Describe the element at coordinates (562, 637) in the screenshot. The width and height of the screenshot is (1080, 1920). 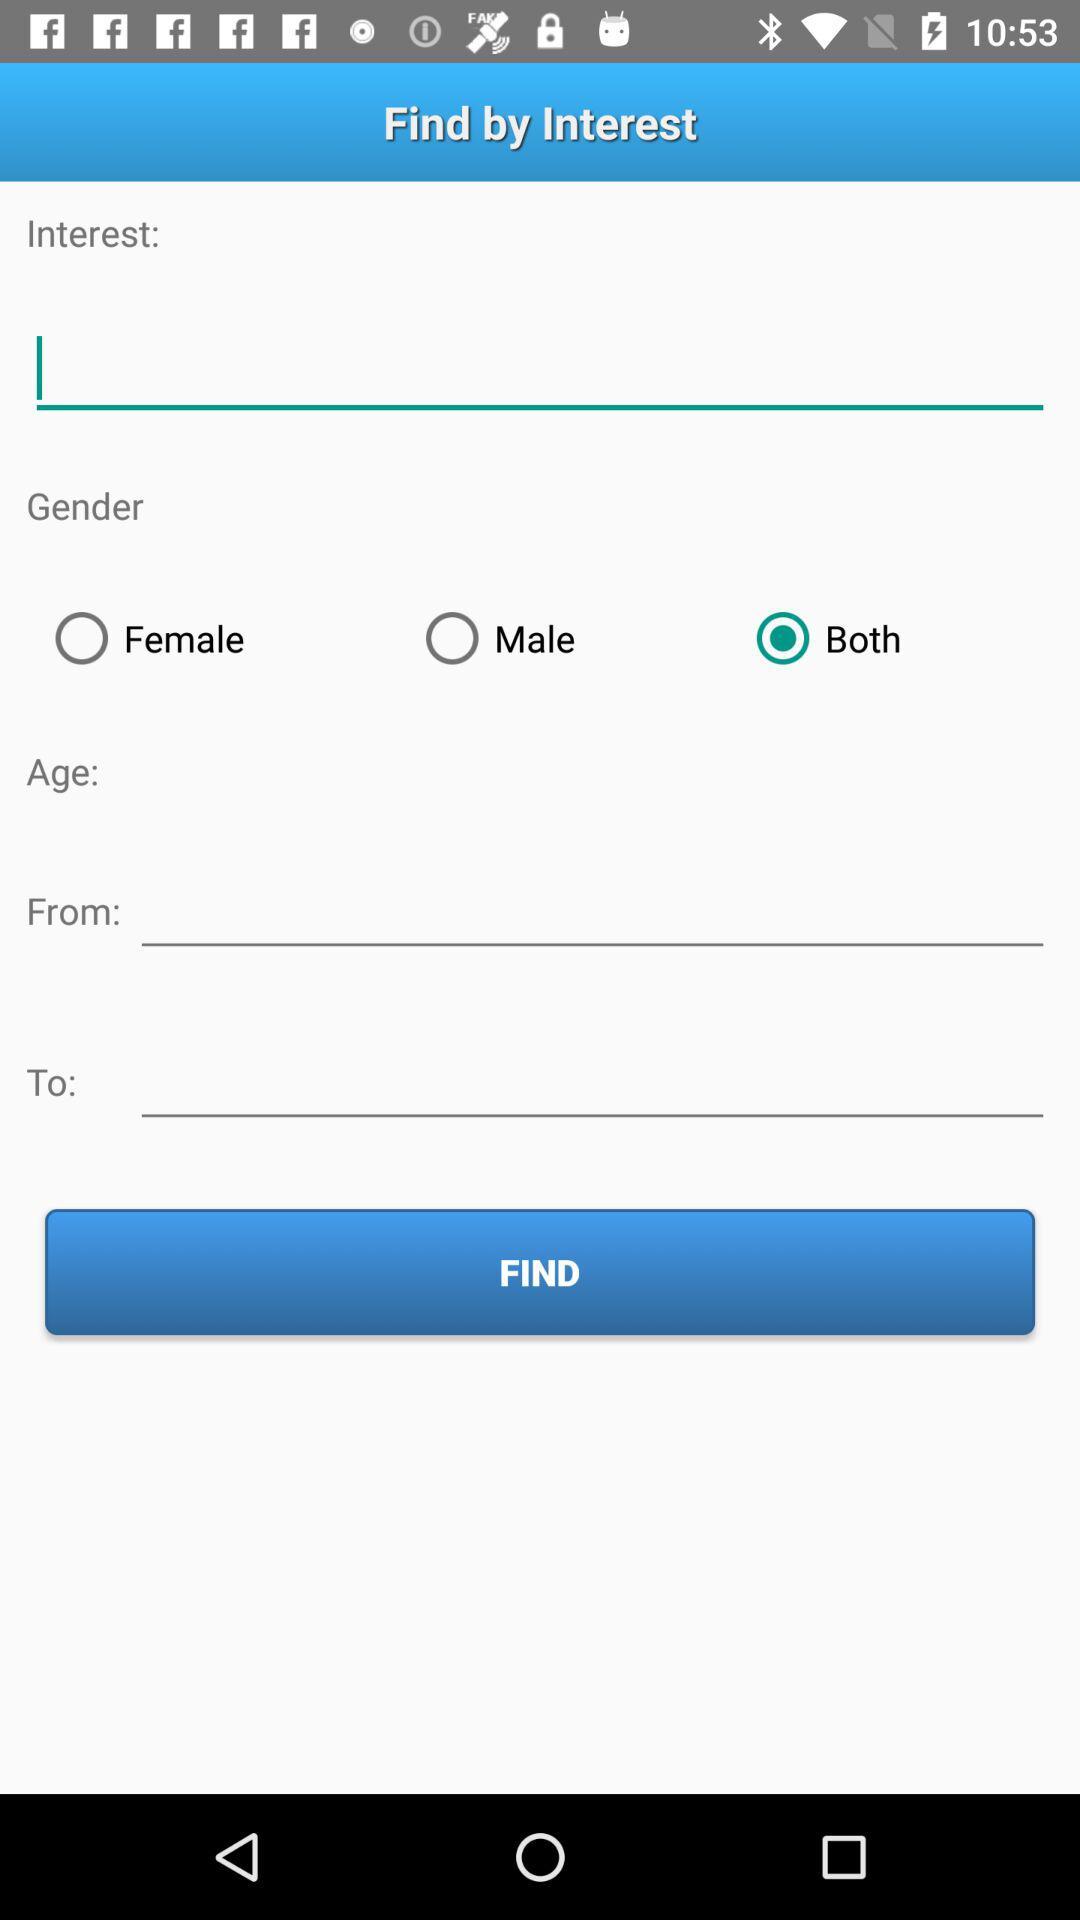
I see `the radio button to the right of the female icon` at that location.